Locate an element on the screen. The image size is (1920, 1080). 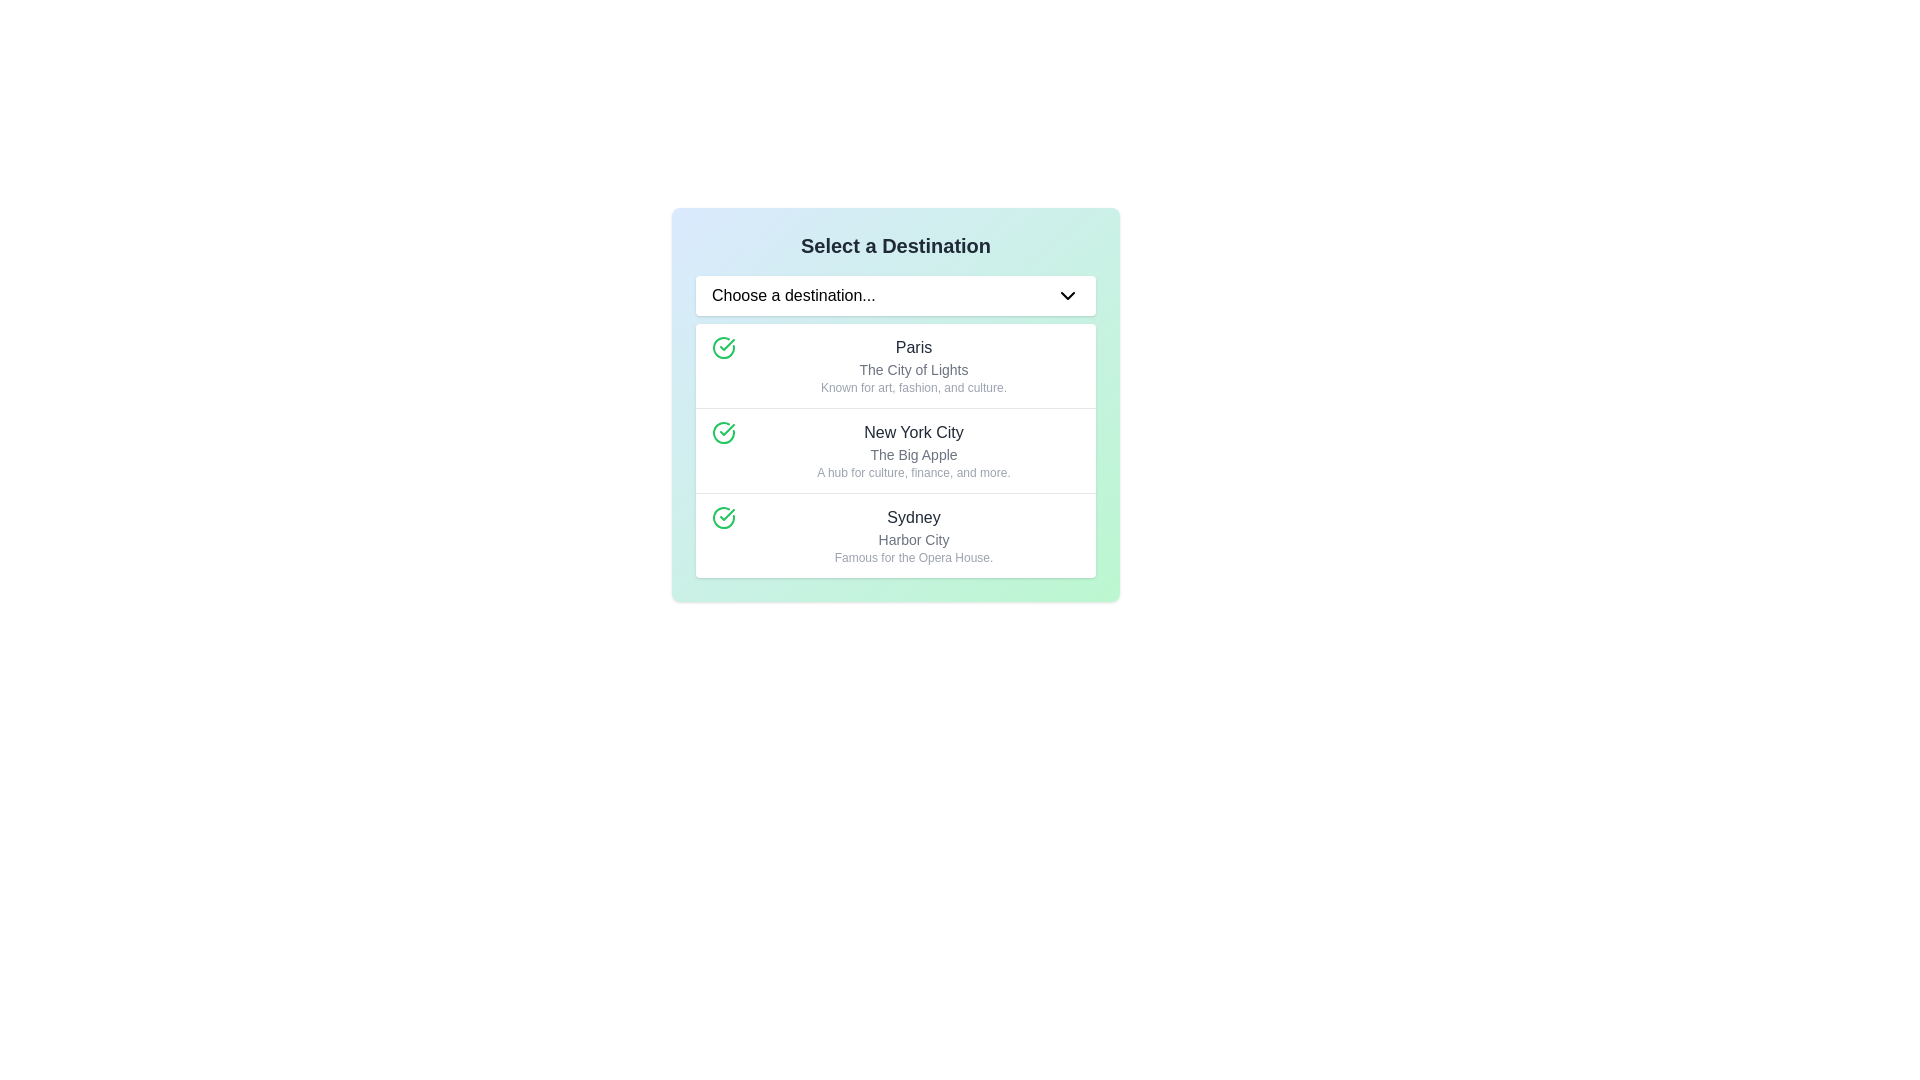
the Dropdown menu button labeled 'Choose a destination...' to view the browser context menu is located at coordinates (895, 296).